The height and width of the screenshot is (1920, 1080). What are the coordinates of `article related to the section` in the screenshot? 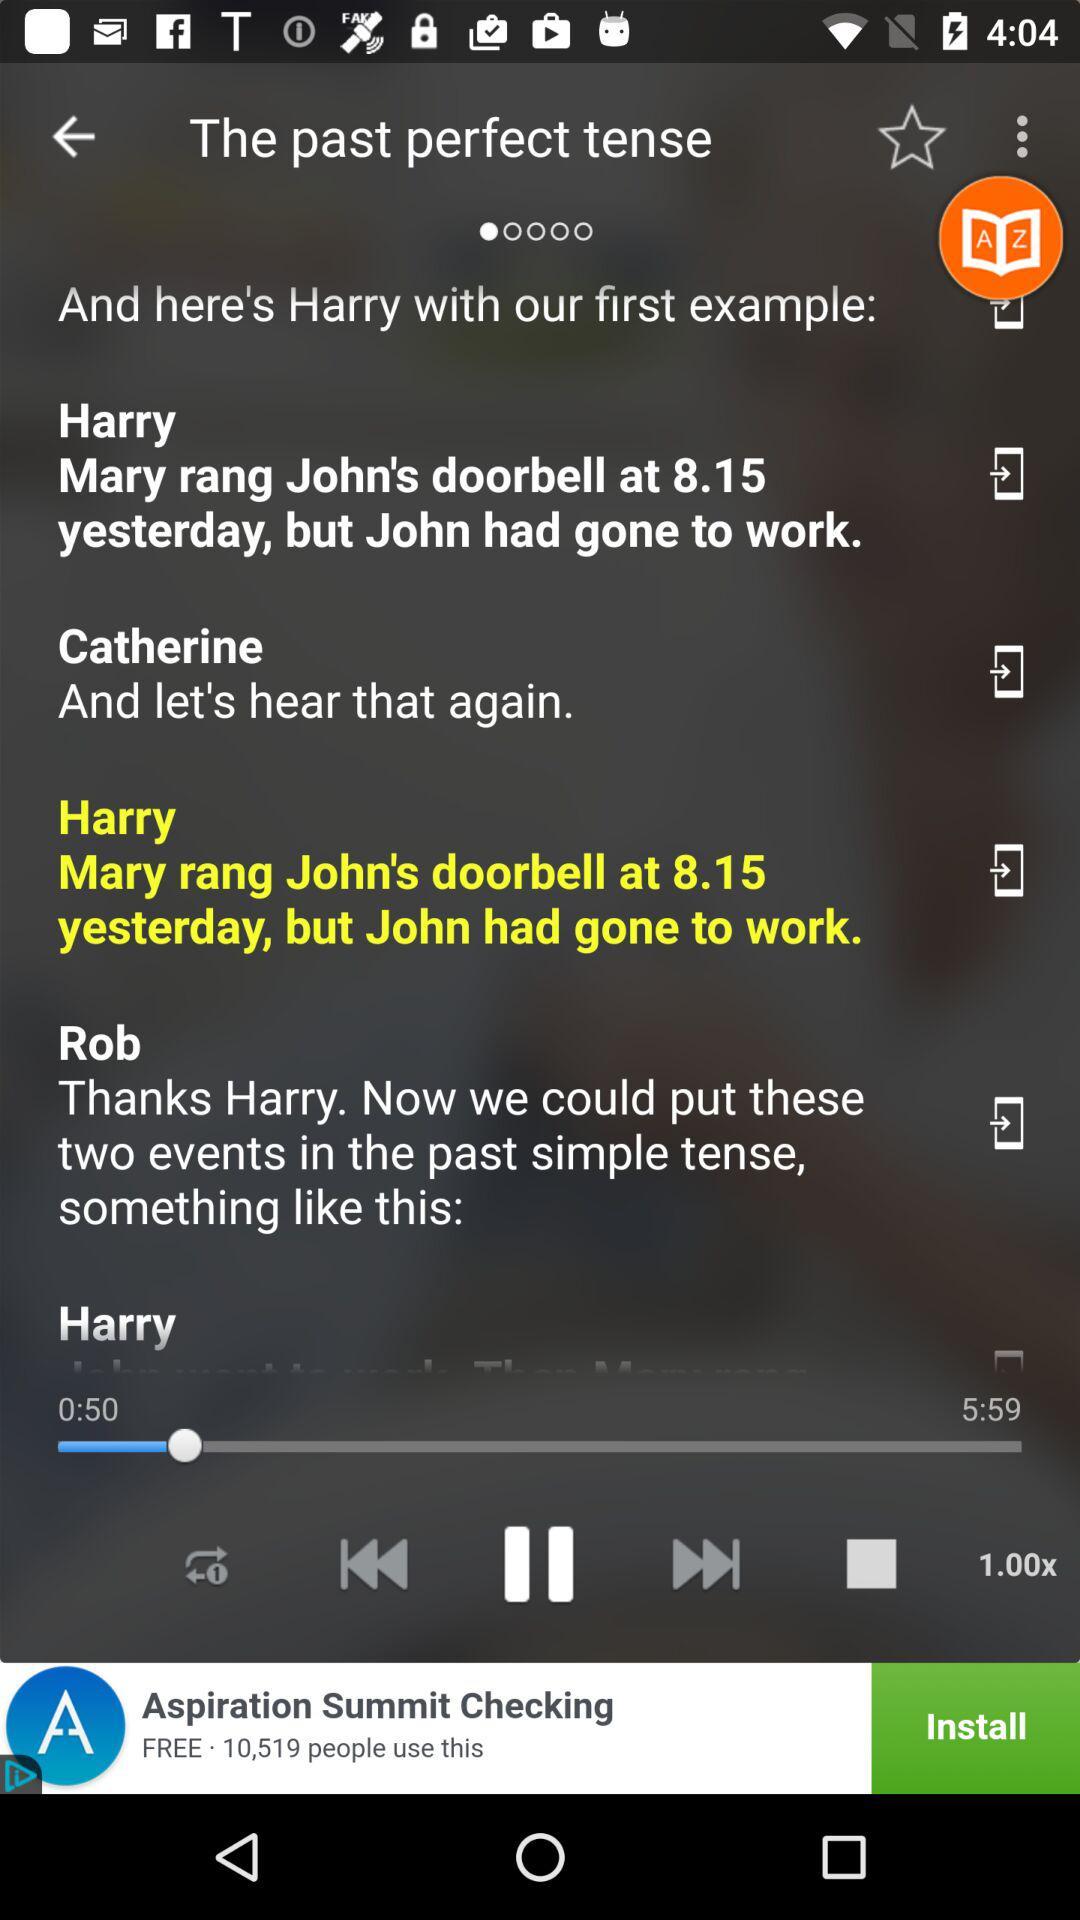 It's located at (1009, 301).